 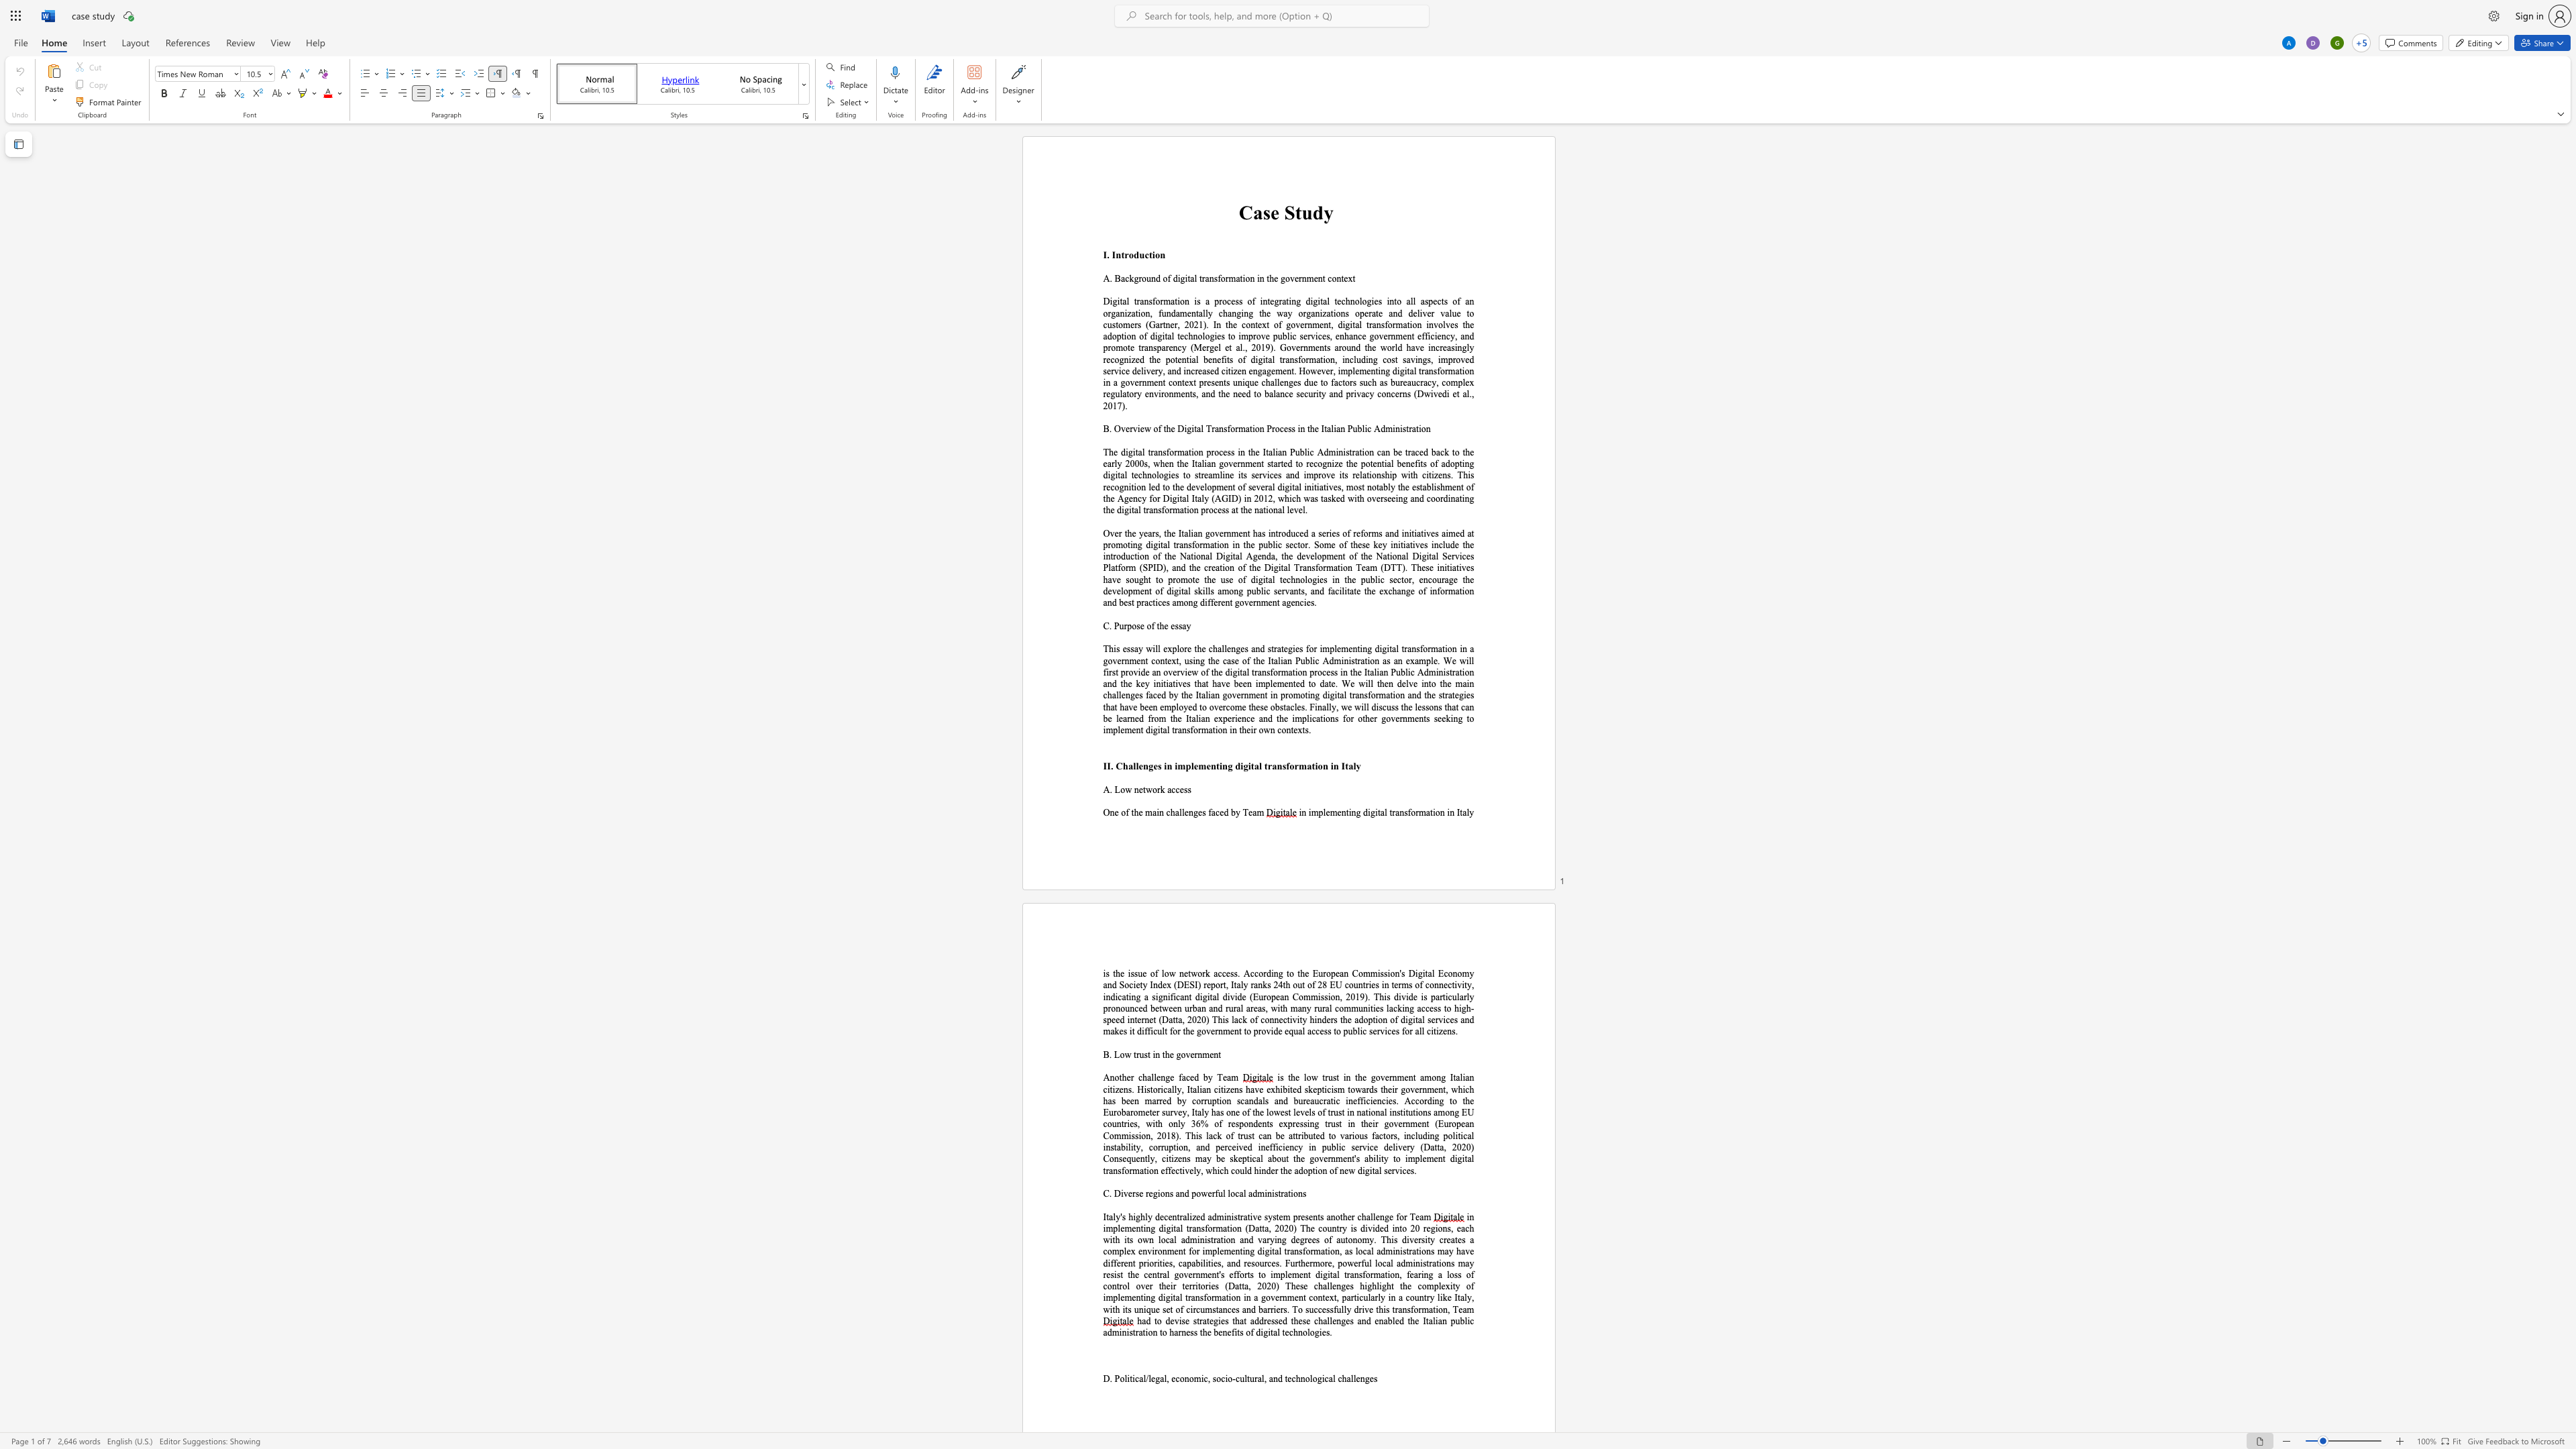 What do you see at coordinates (1119, 625) in the screenshot?
I see `the space between the continuous character "P" and "u" in the text` at bounding box center [1119, 625].